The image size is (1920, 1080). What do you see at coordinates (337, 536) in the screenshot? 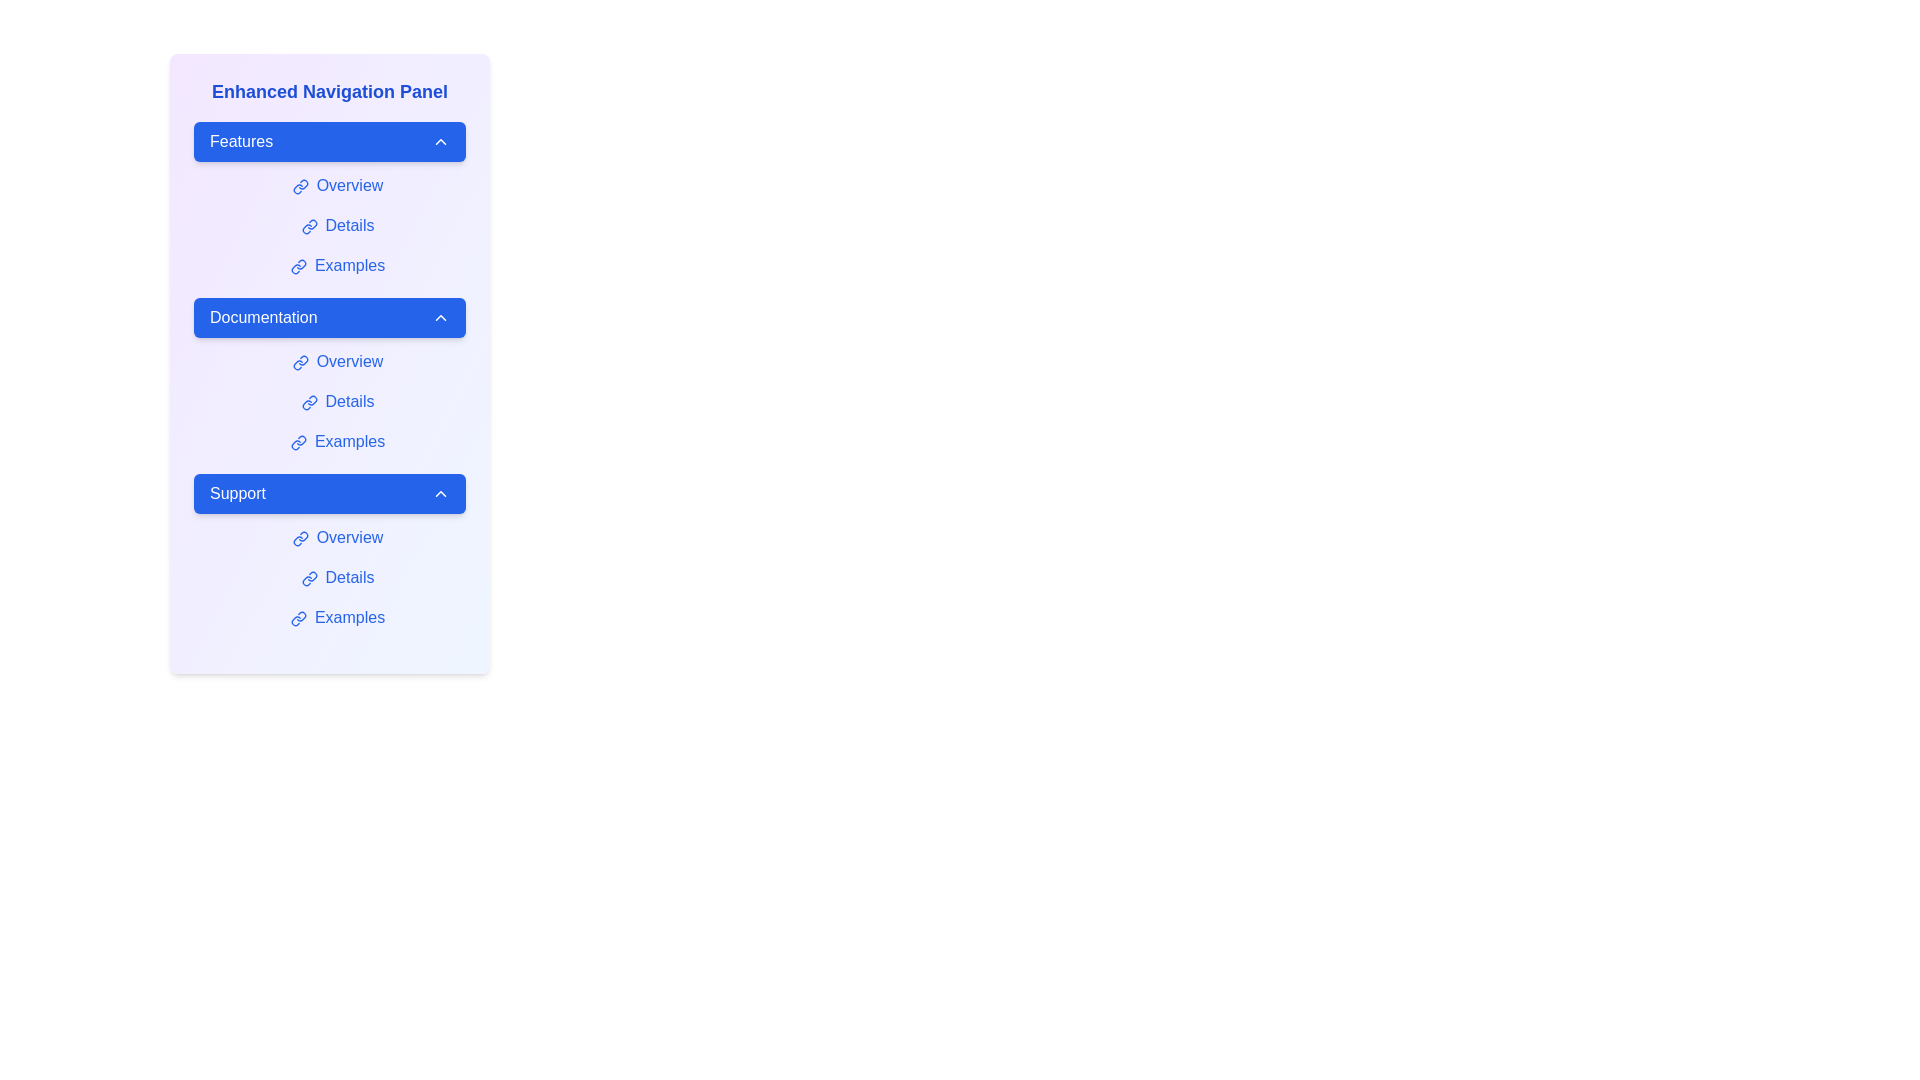
I see `the 'Overview' hyperlink in the 'Support' section of the navigation panel` at bounding box center [337, 536].